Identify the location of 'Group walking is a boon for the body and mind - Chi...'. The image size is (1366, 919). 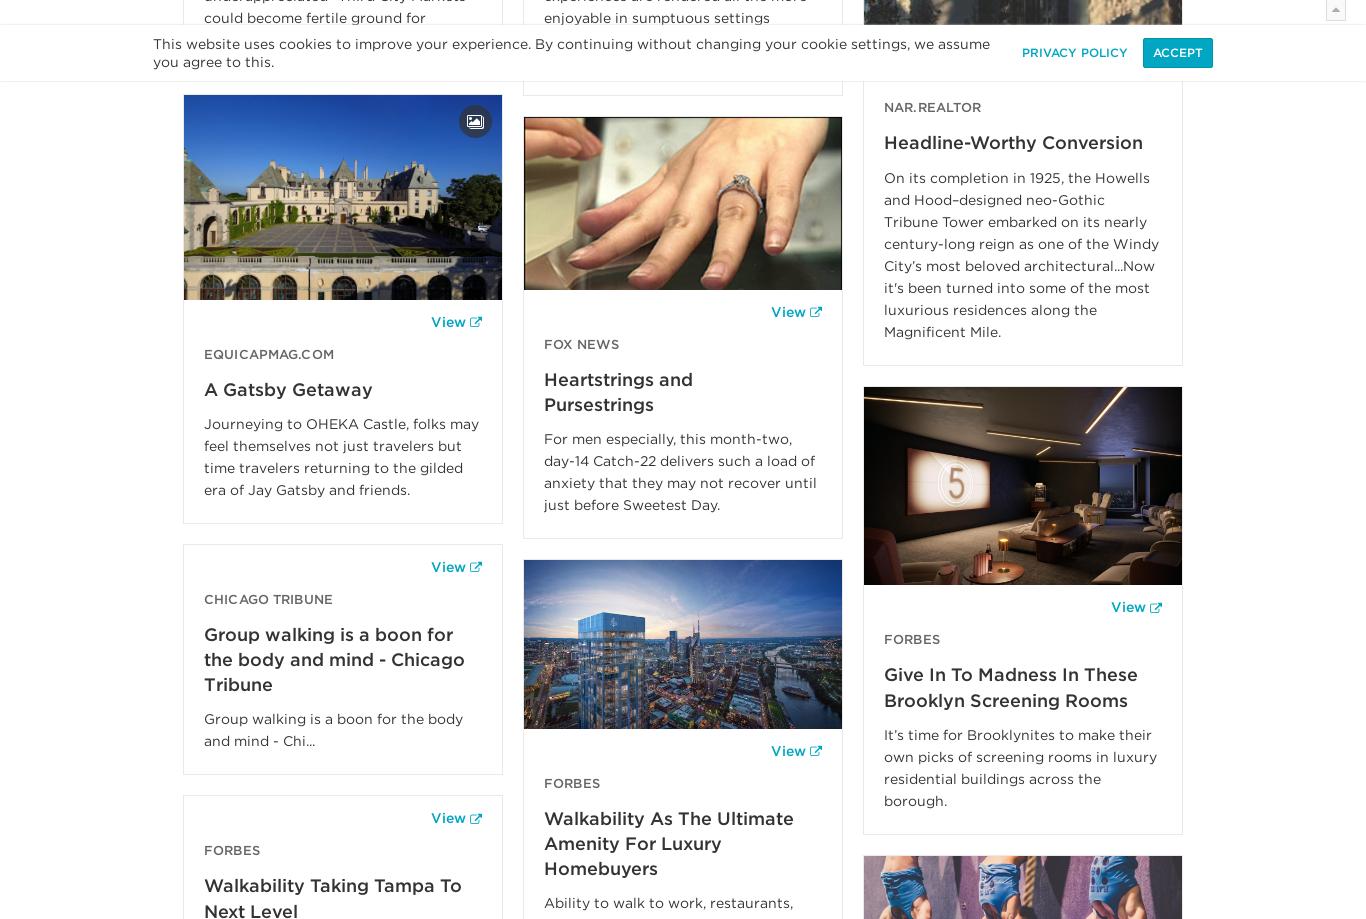
(333, 728).